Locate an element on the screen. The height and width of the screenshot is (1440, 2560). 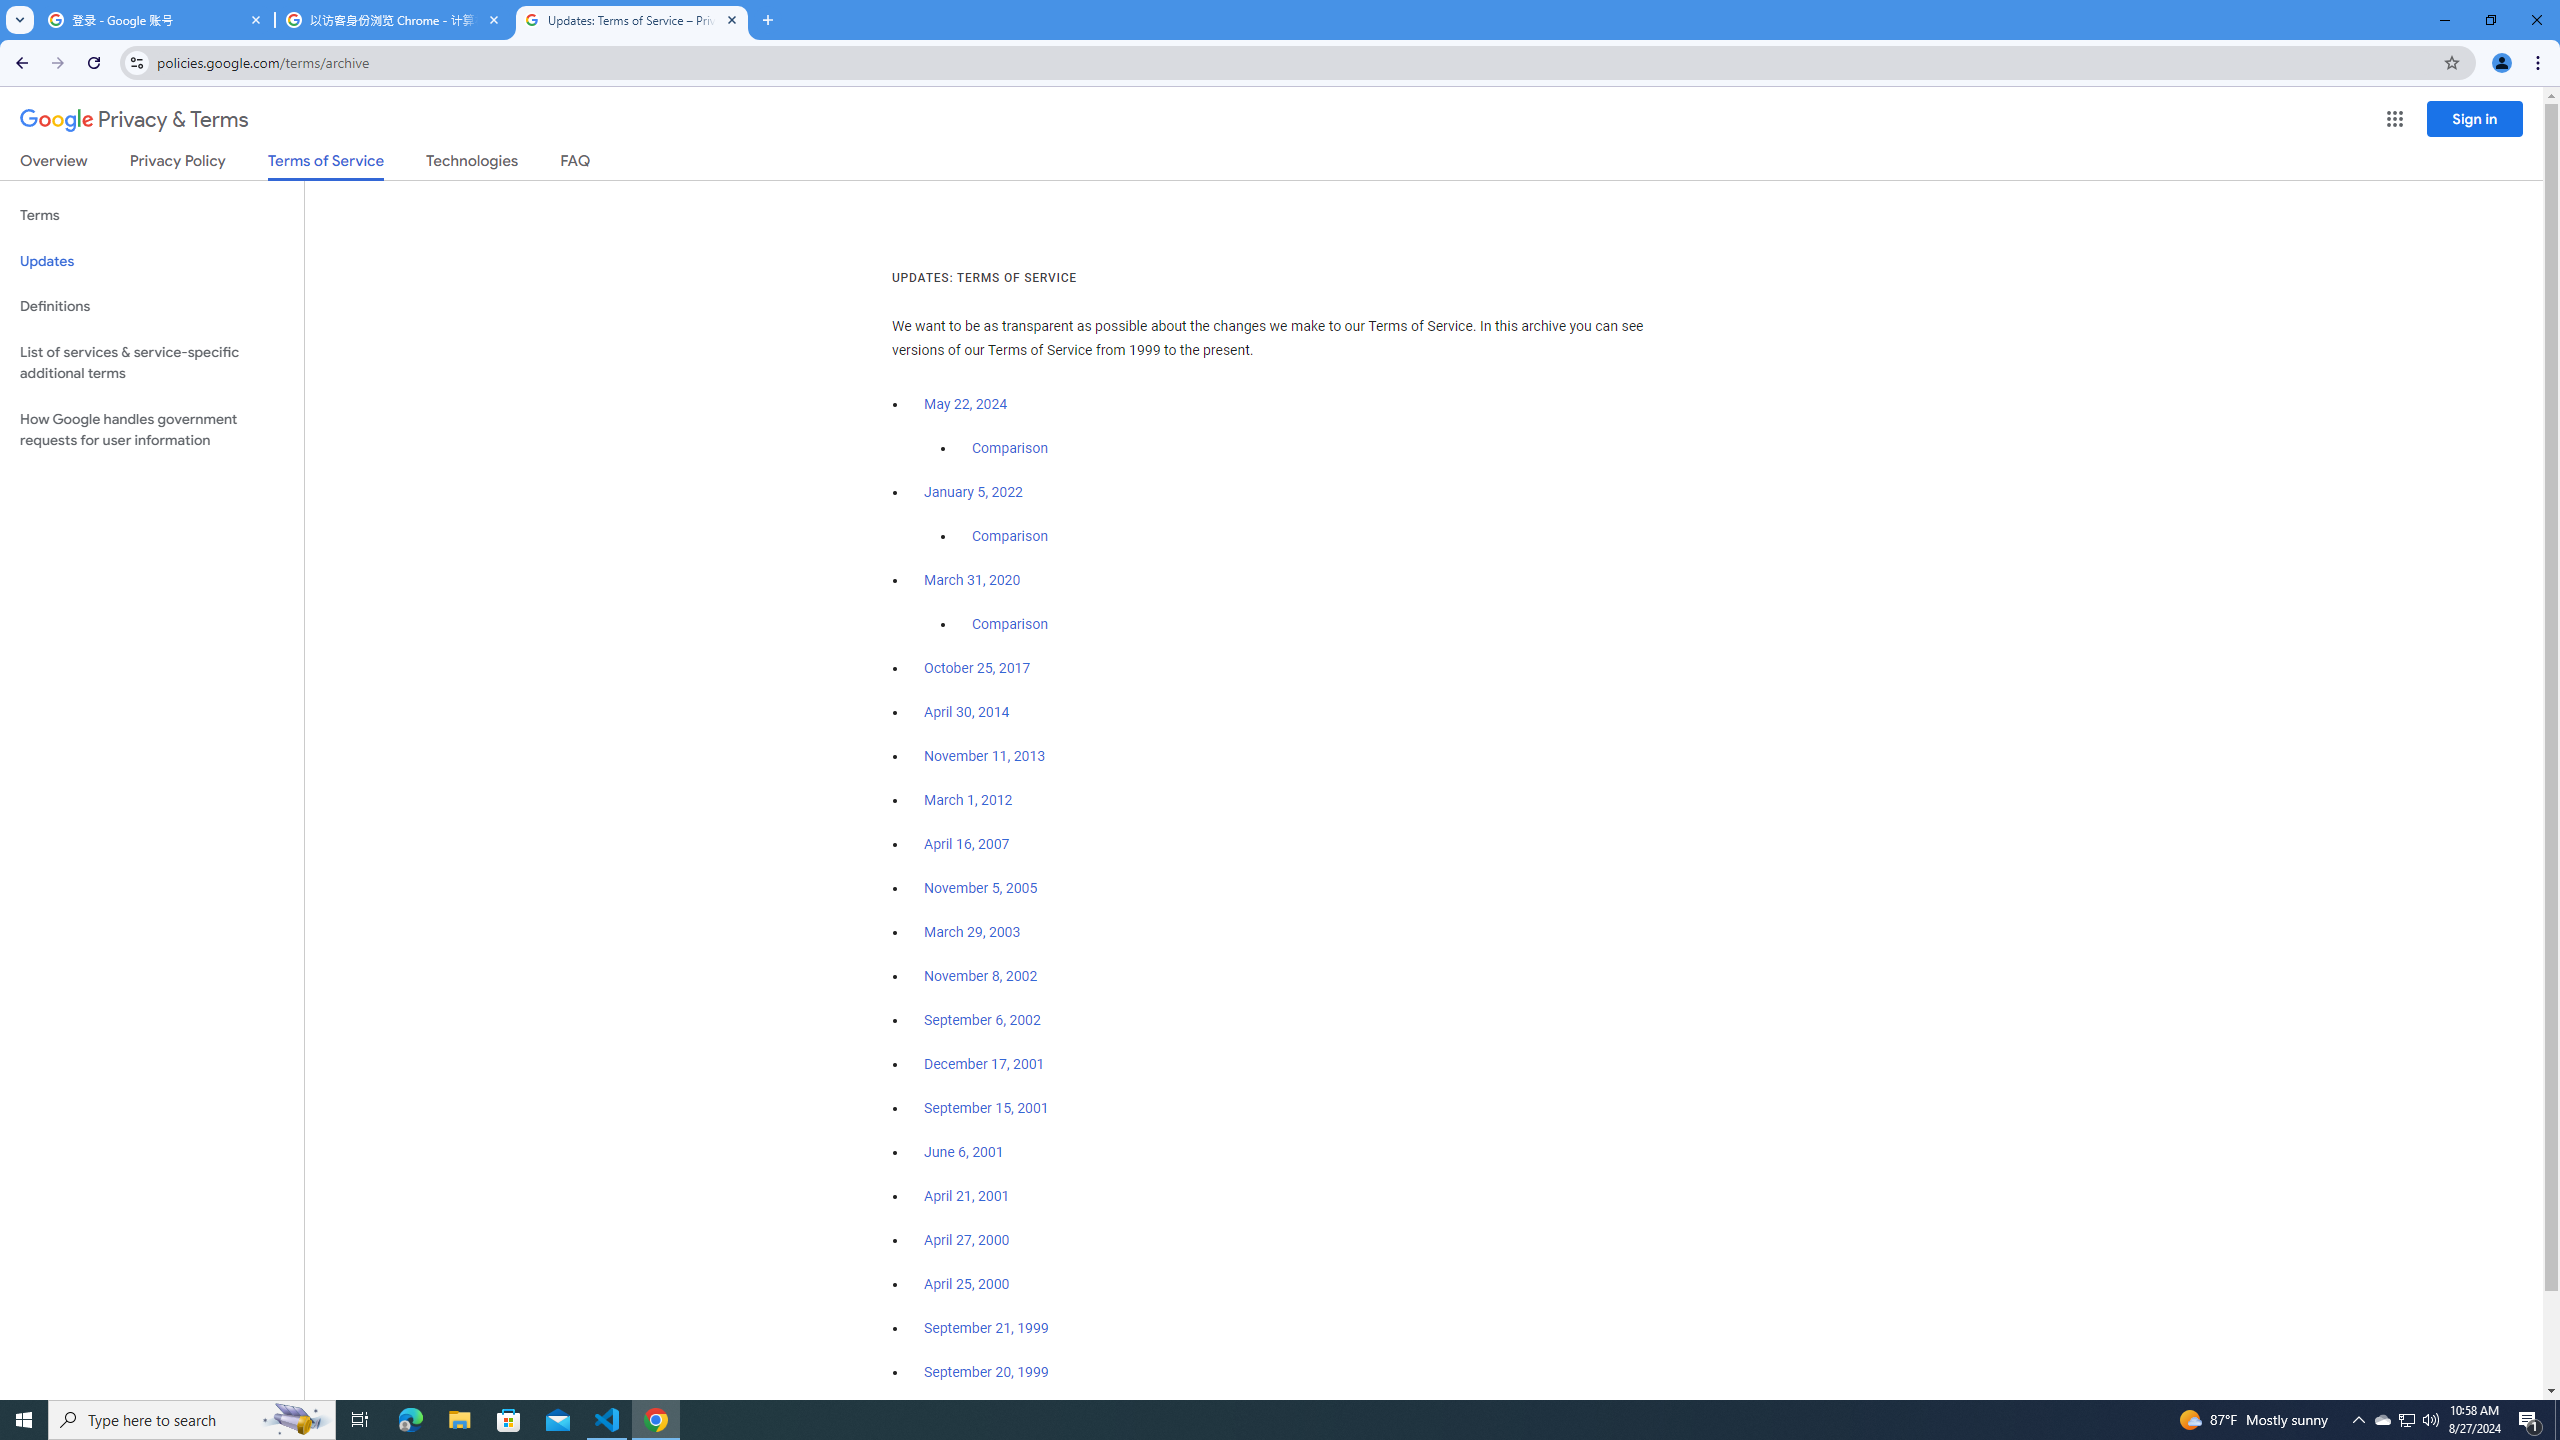
'November 8, 2002' is located at coordinates (979, 976).